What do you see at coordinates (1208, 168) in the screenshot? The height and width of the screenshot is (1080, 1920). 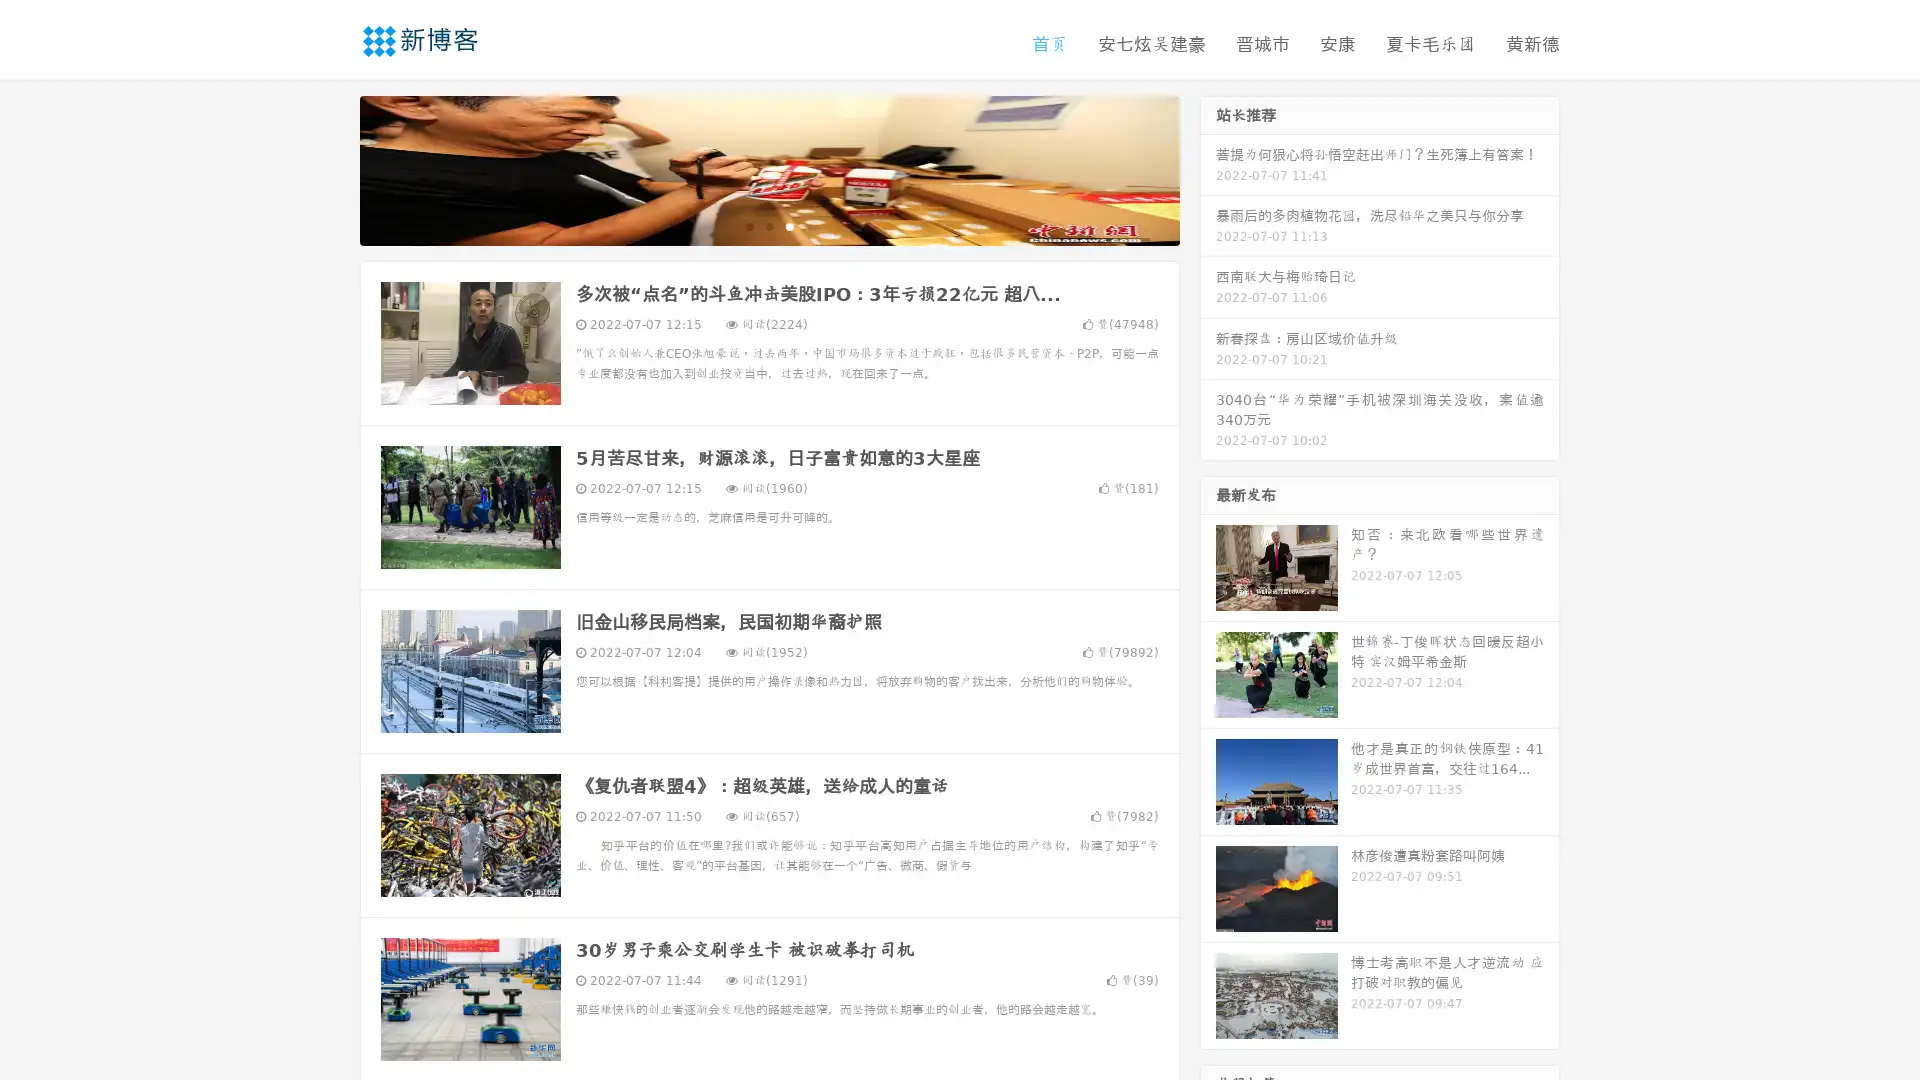 I see `Next slide` at bounding box center [1208, 168].